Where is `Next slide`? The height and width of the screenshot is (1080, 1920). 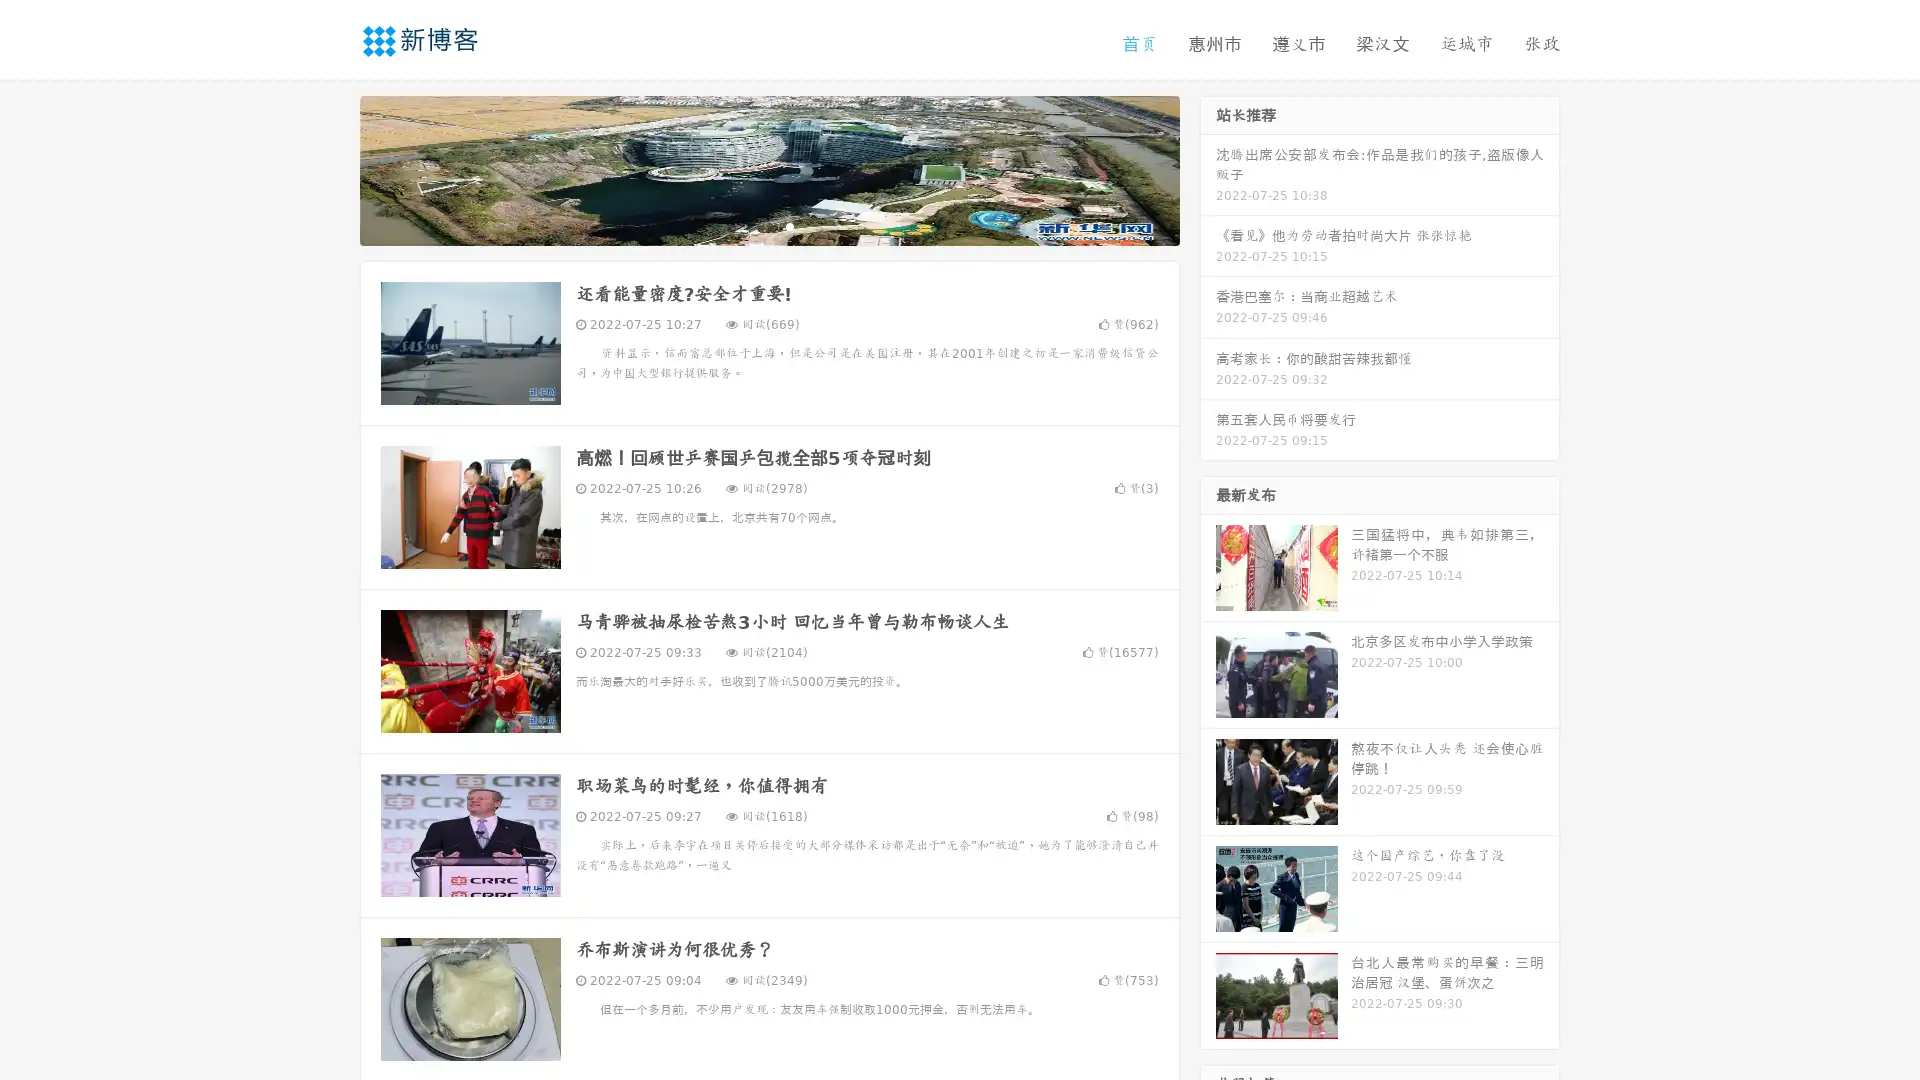 Next slide is located at coordinates (1208, 168).